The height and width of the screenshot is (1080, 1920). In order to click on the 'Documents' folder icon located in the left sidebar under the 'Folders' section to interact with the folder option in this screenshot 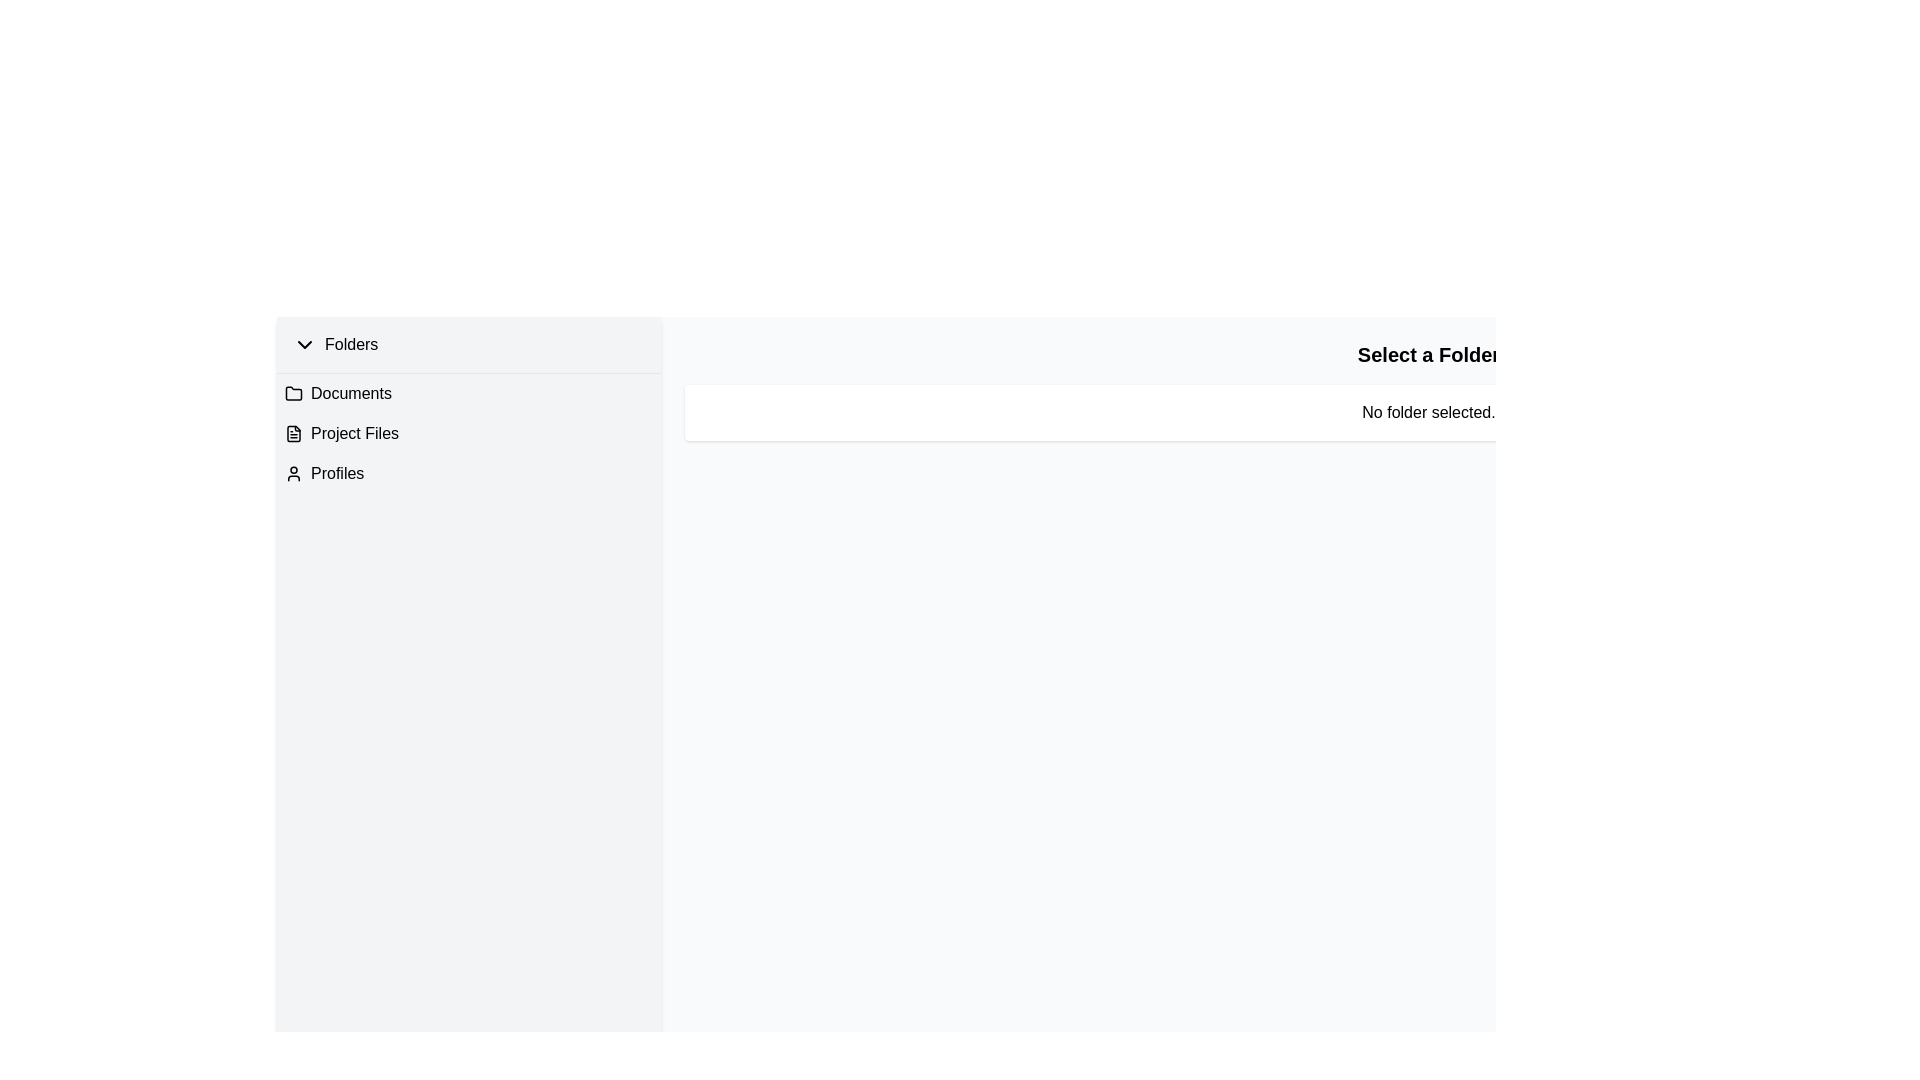, I will do `click(292, 393)`.